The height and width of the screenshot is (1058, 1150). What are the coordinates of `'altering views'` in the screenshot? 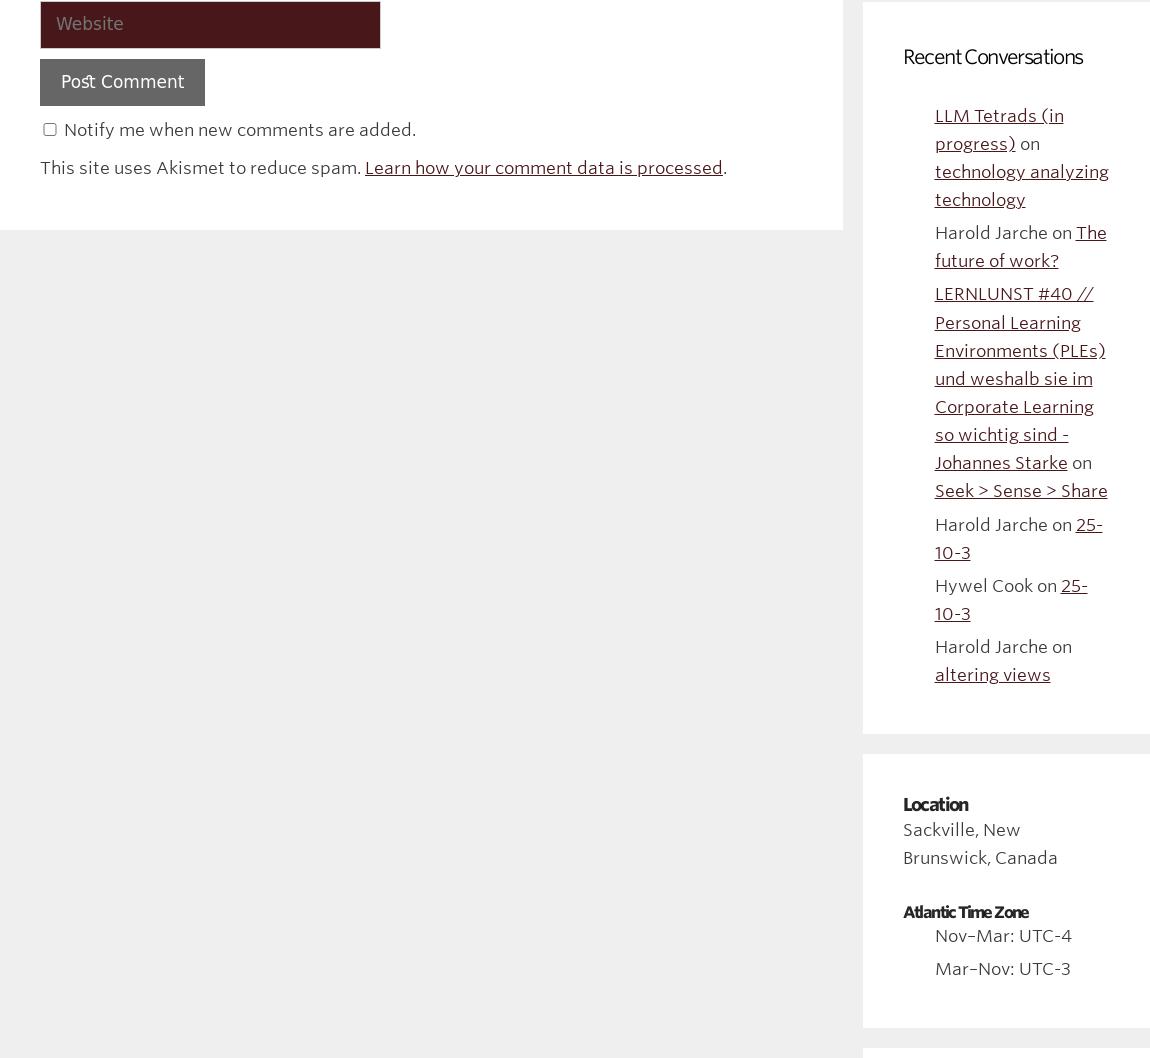 It's located at (991, 674).